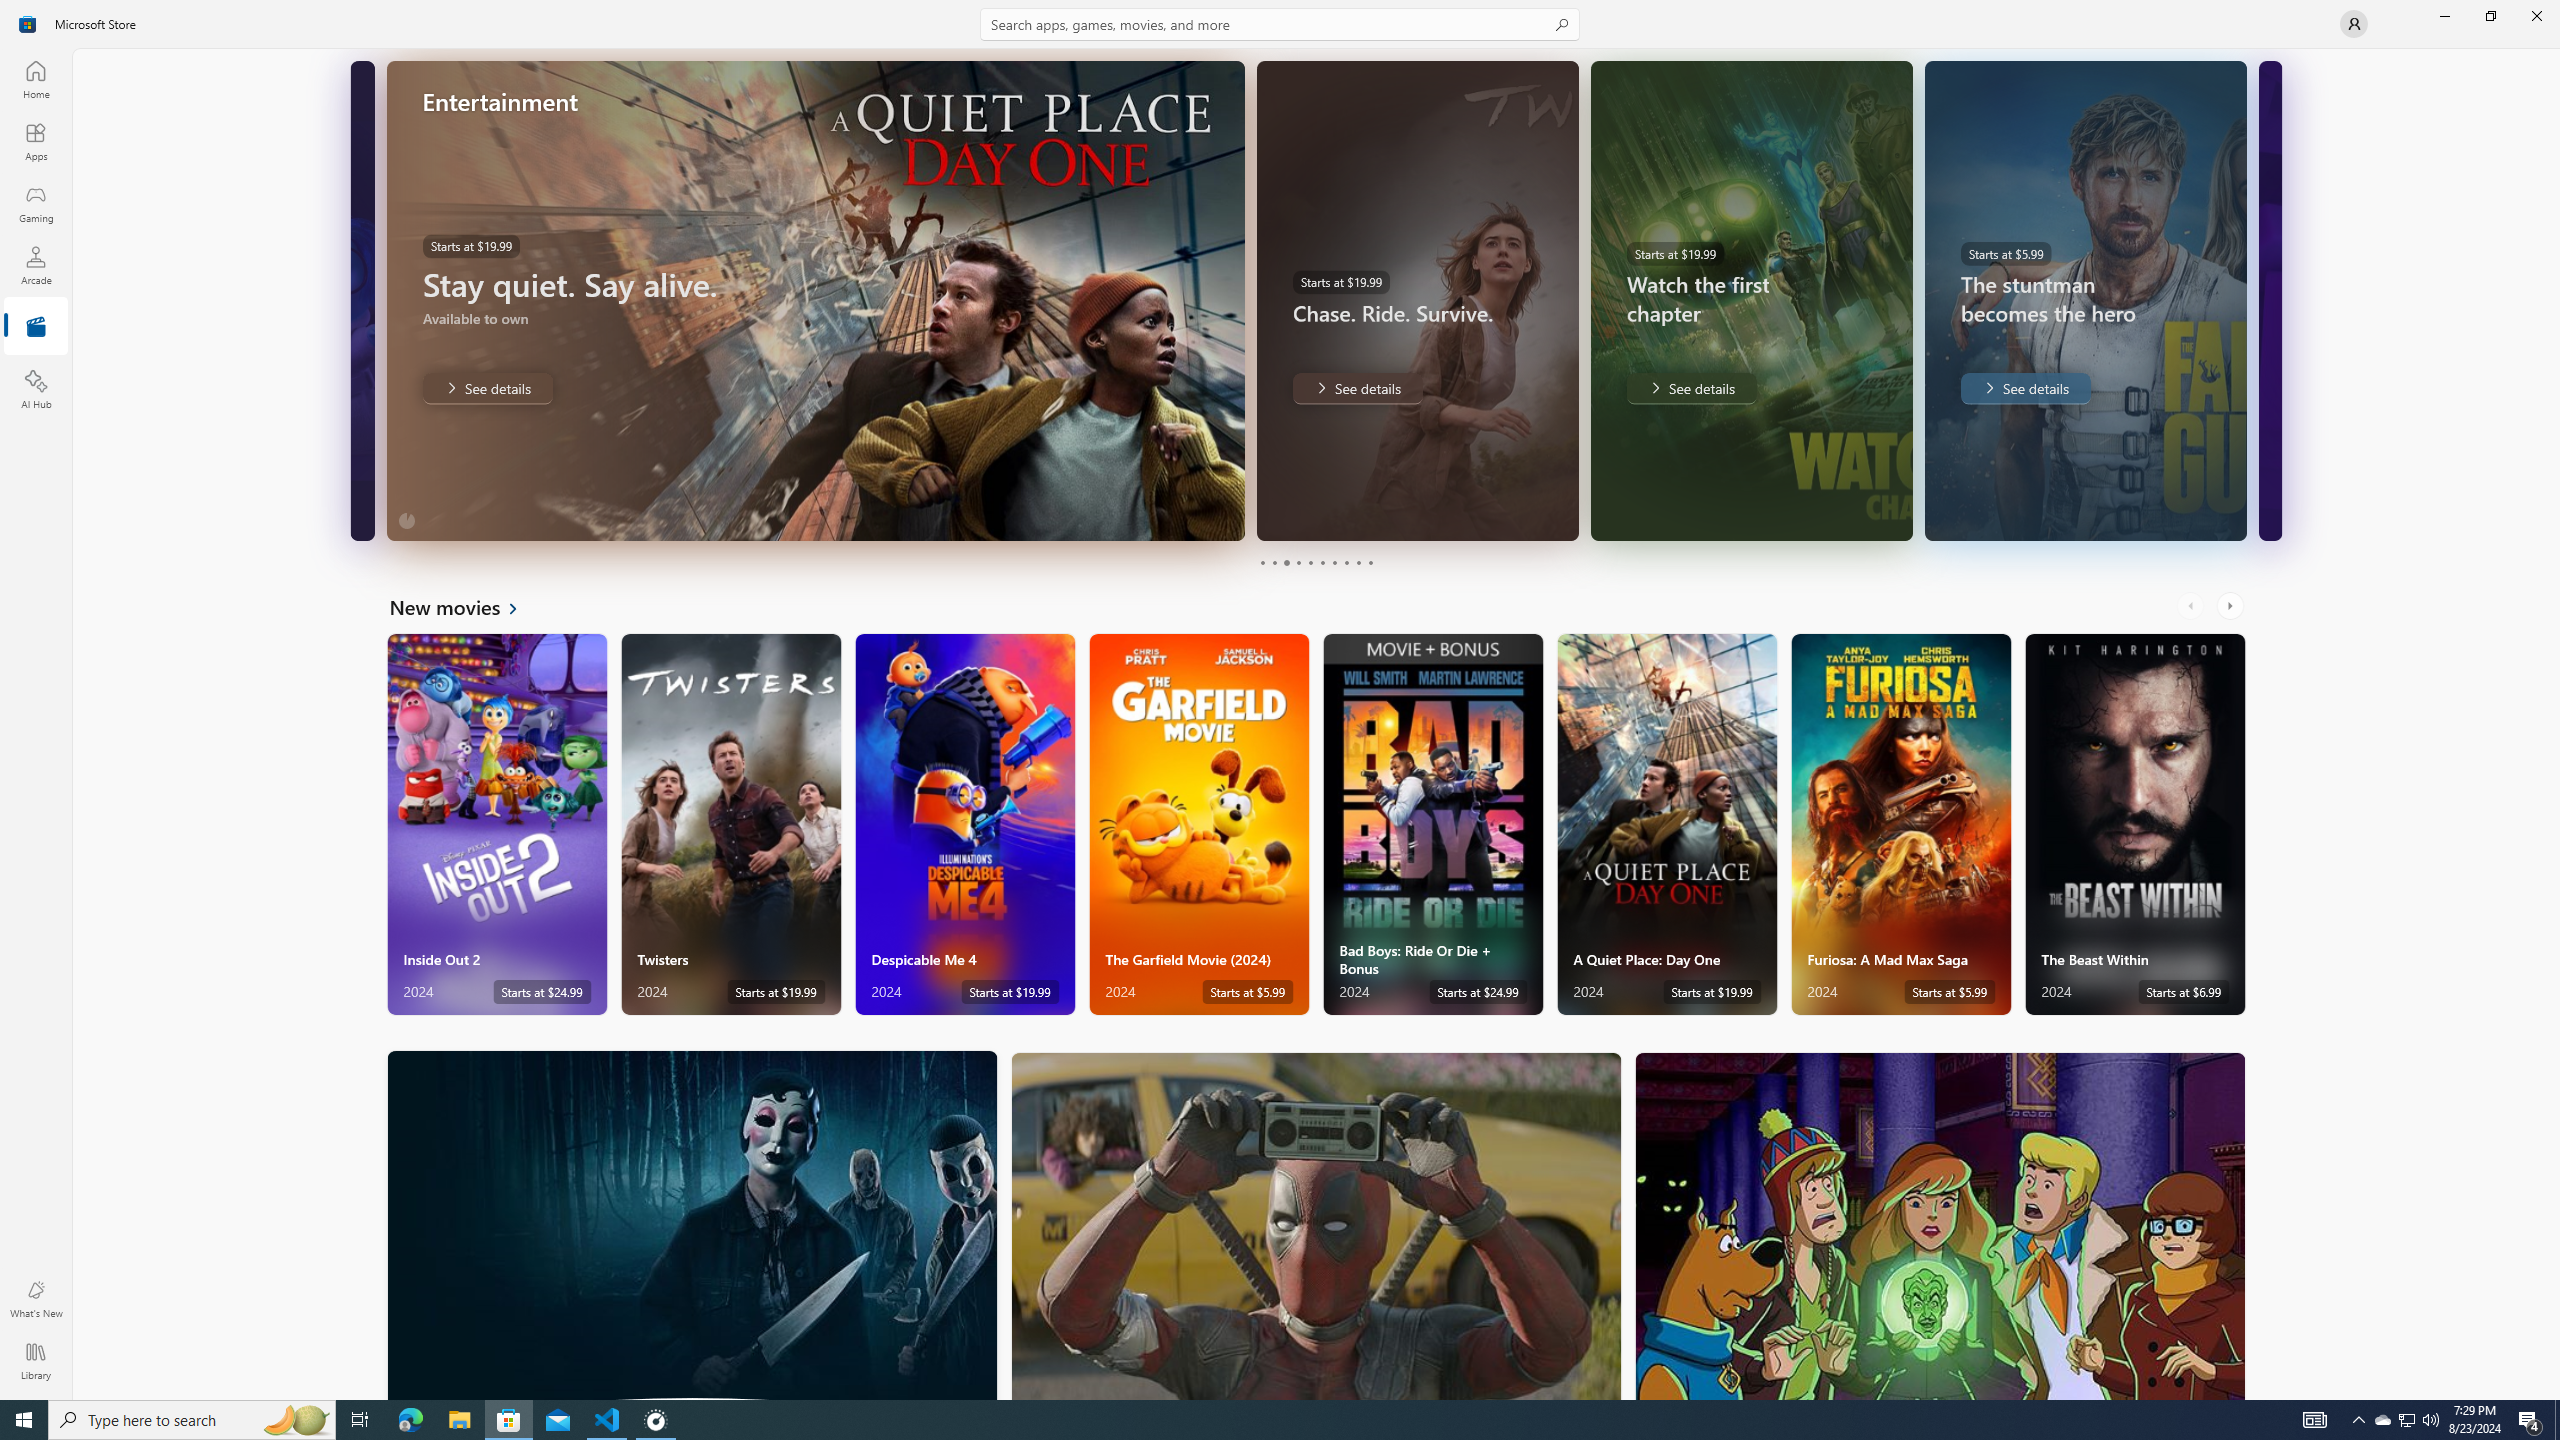  I want to click on 'The Beast Within. Starts at $6.99  ', so click(2135, 824).